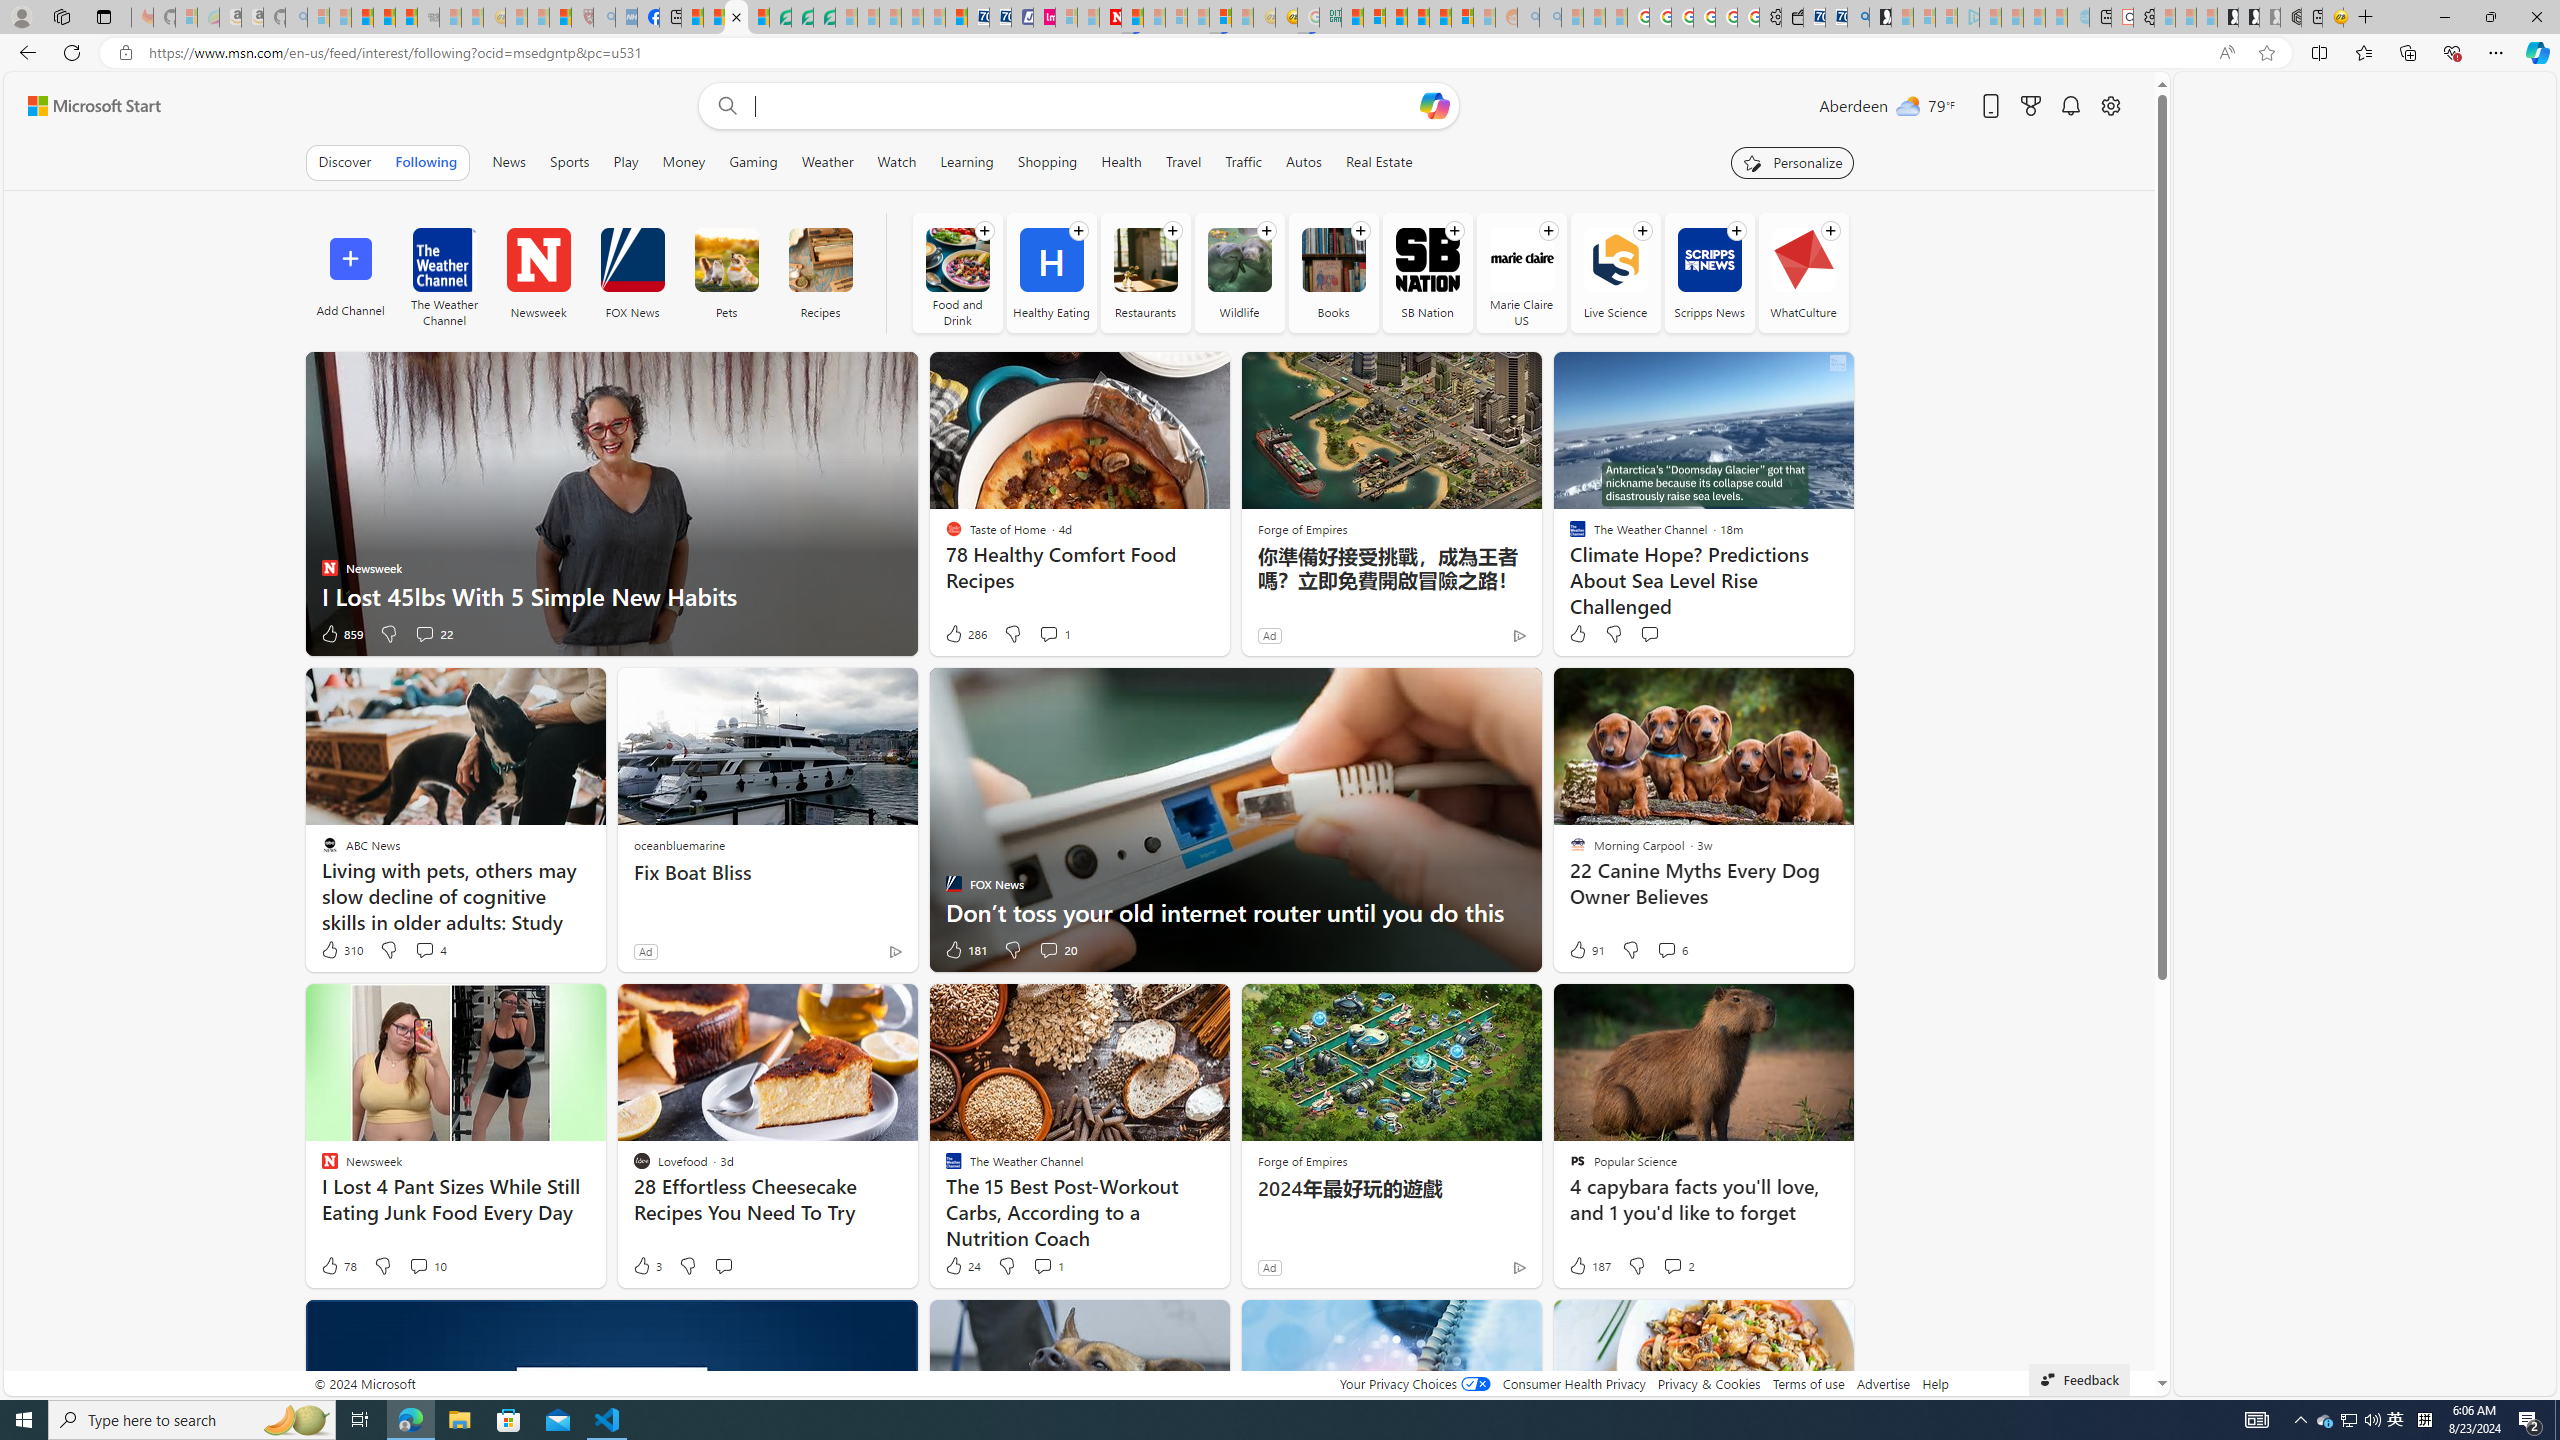 The height and width of the screenshot is (1440, 2560). I want to click on '78 Like', so click(337, 1264).